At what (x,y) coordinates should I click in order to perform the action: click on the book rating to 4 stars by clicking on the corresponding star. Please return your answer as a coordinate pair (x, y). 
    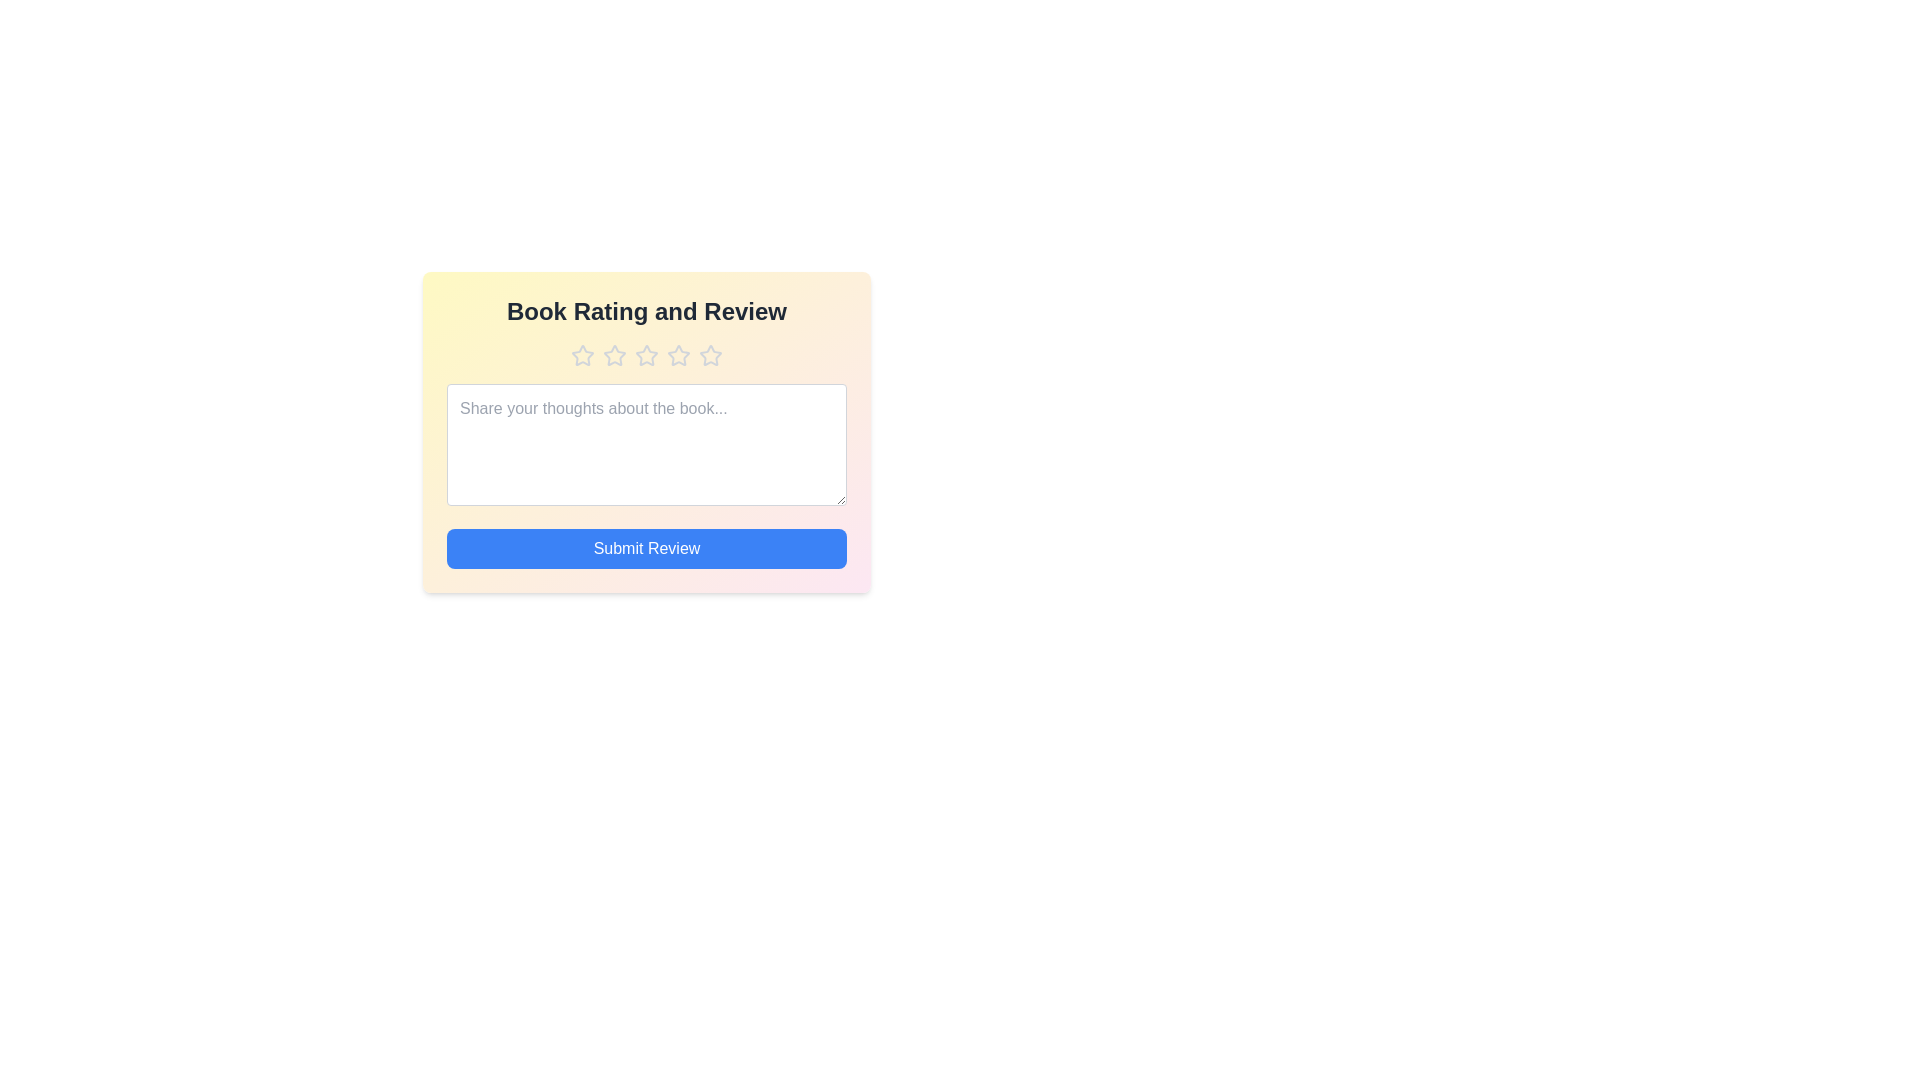
    Looking at the image, I should click on (678, 354).